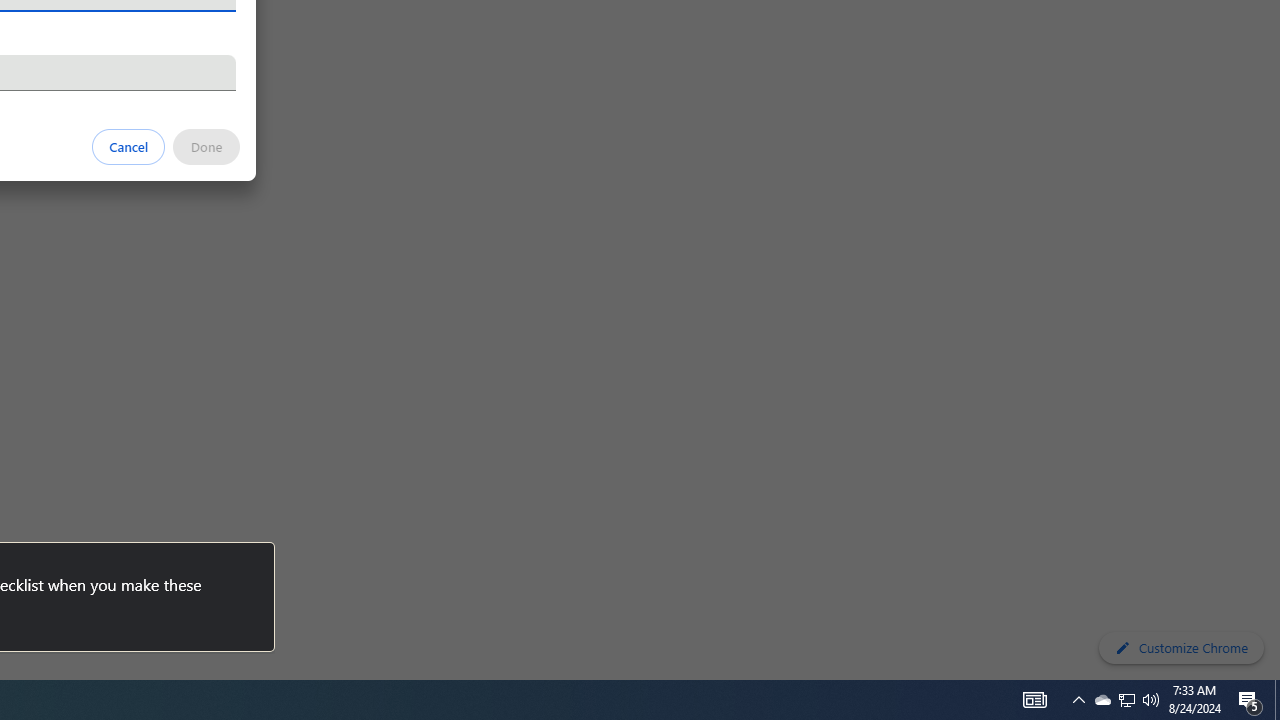 This screenshot has height=720, width=1280. I want to click on 'Done', so click(206, 145).